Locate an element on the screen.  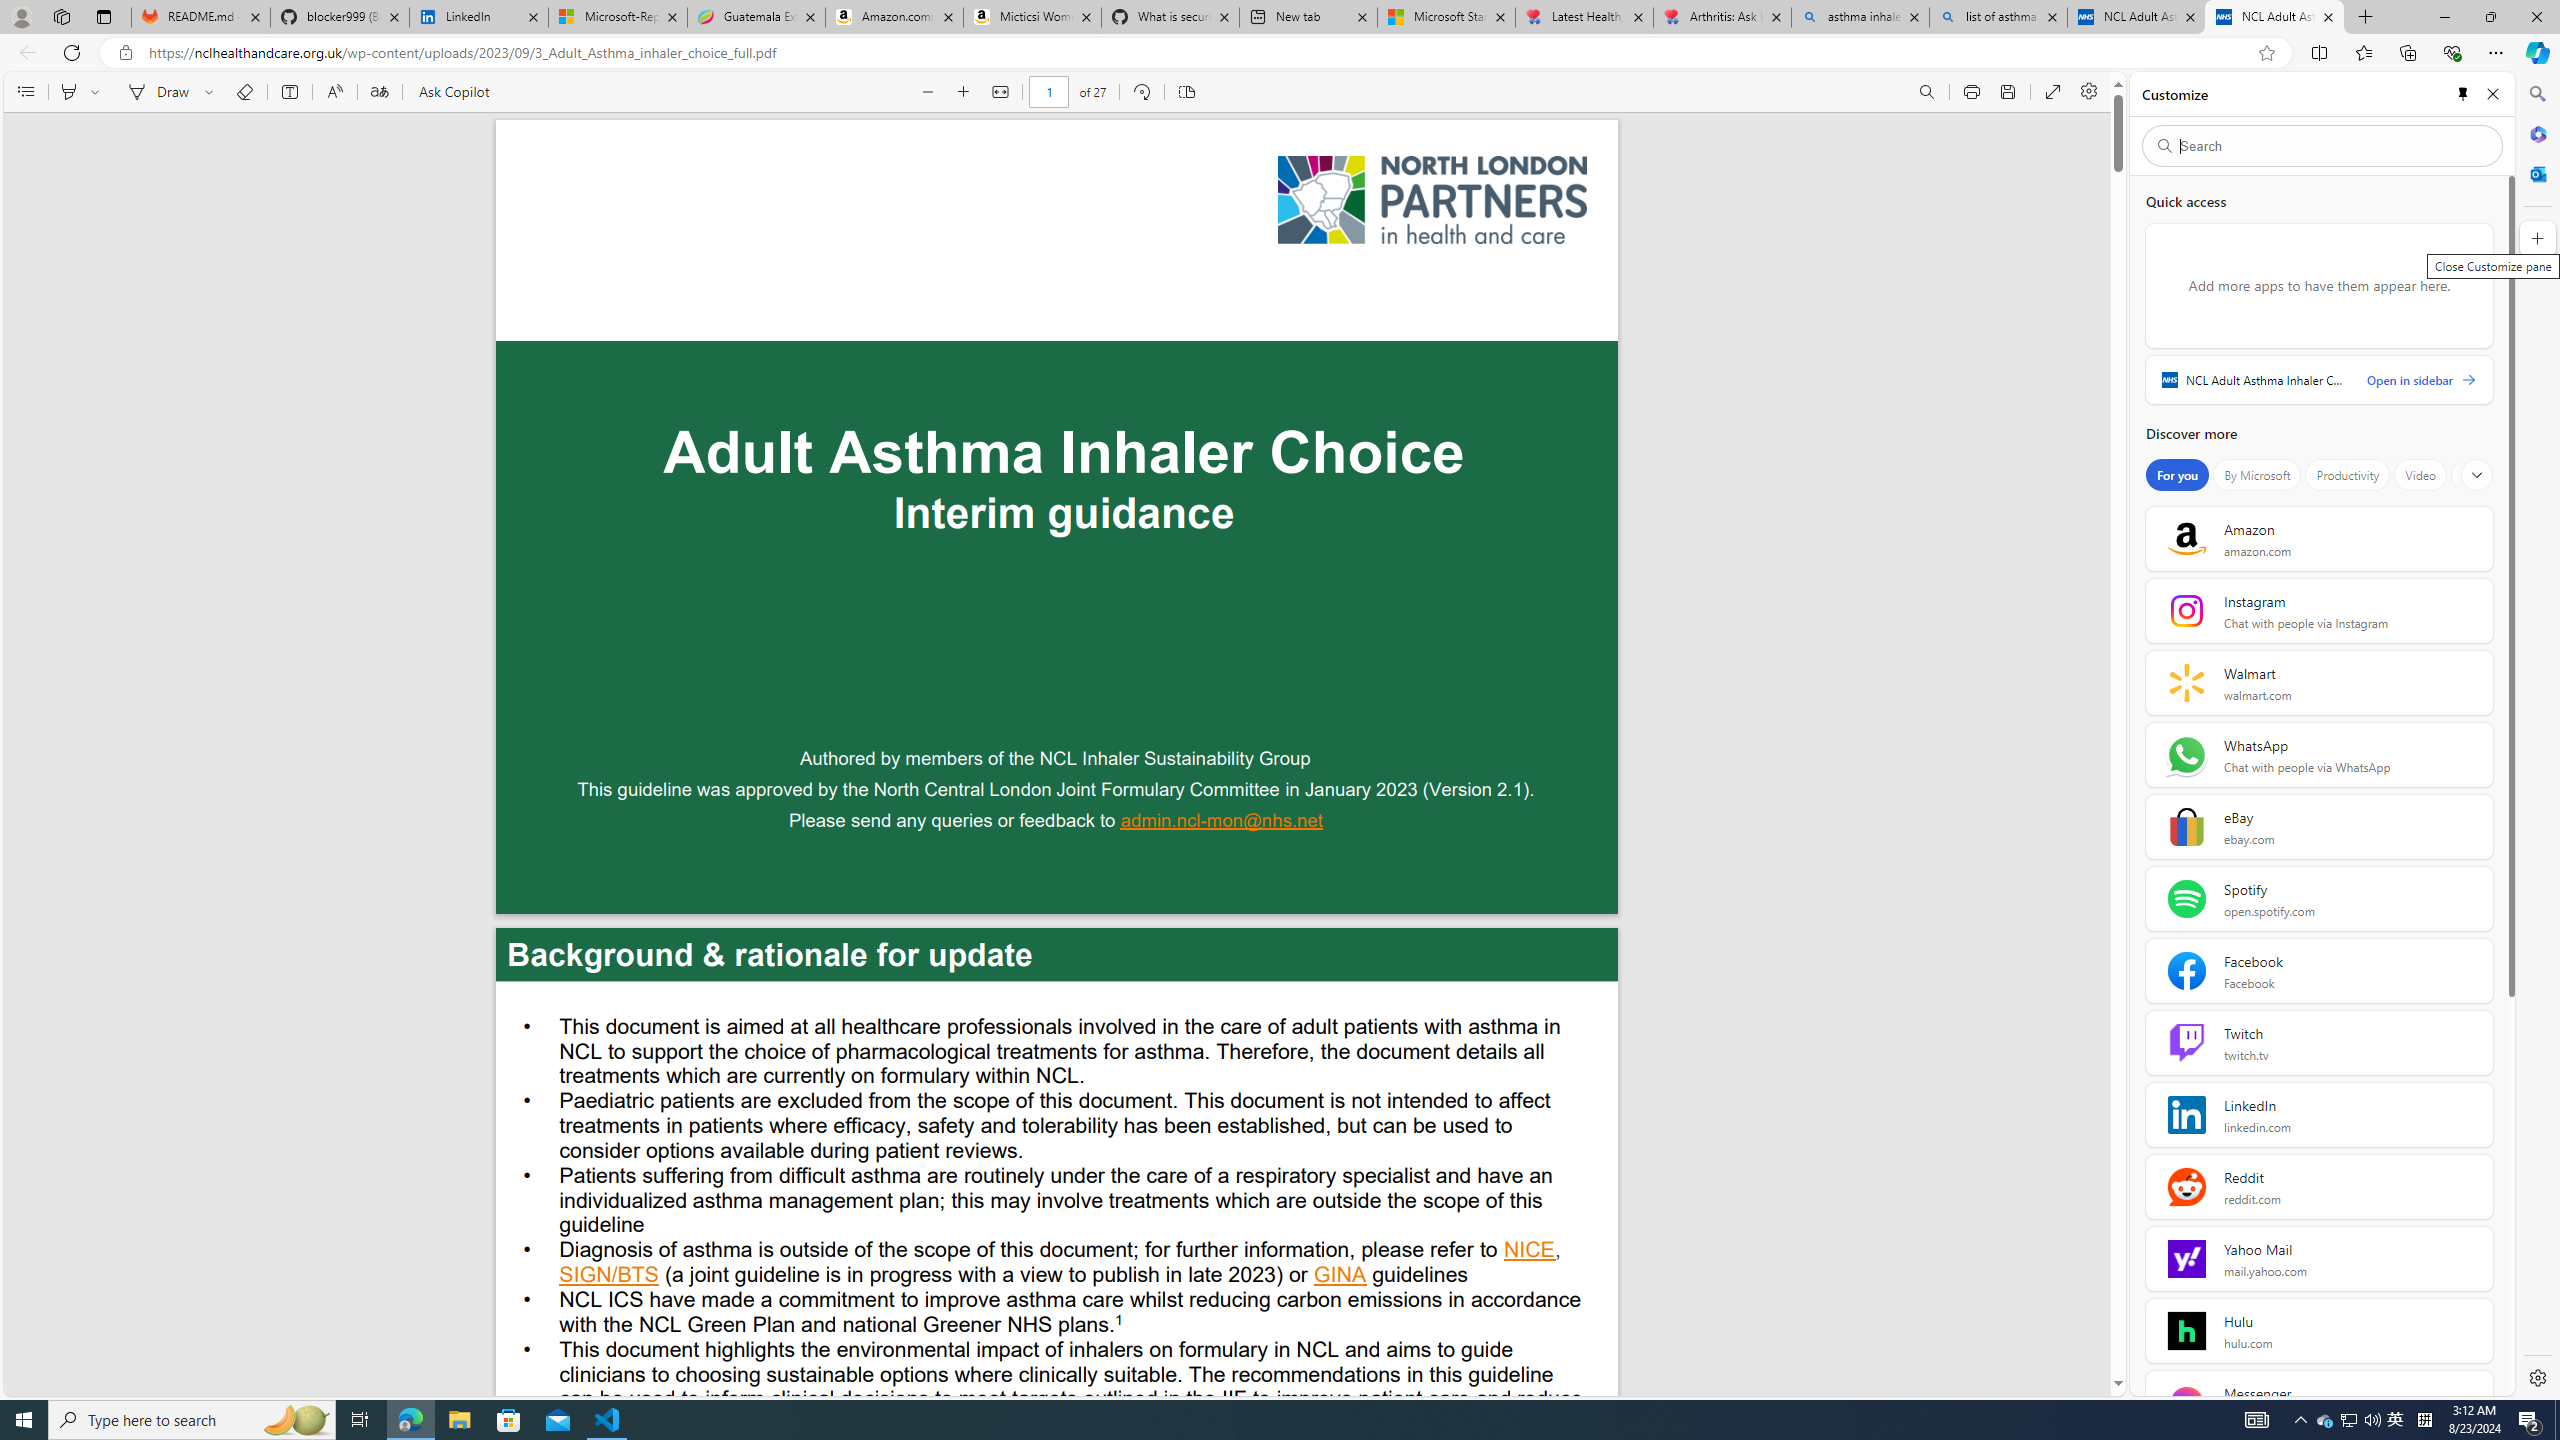
'GINA ' is located at coordinates (1340, 1276).